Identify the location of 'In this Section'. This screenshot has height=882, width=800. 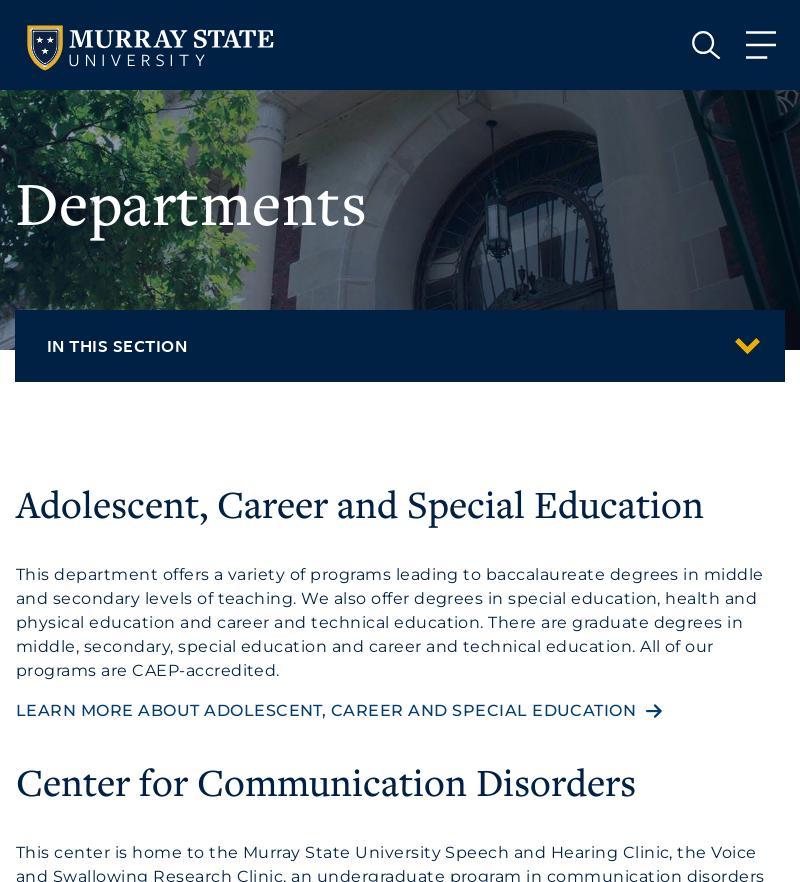
(45, 345).